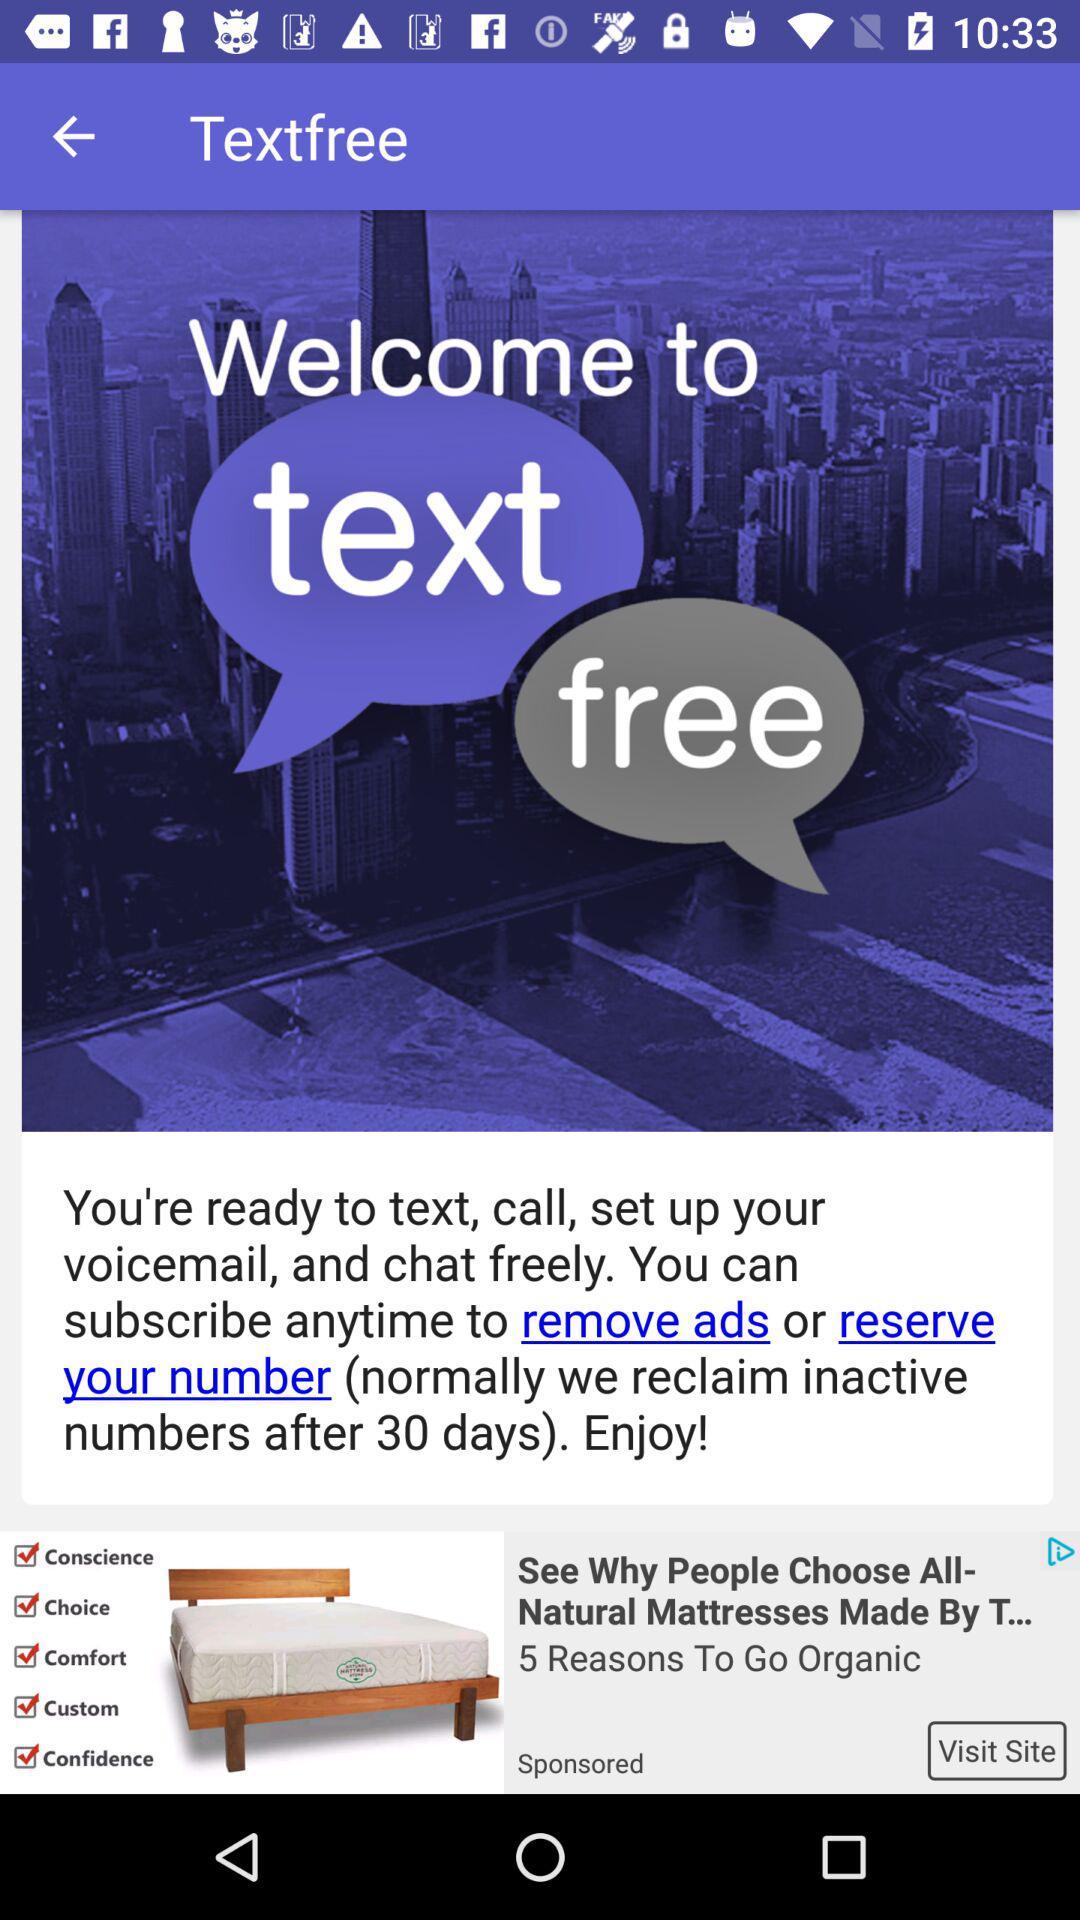 The image size is (1080, 1920). What do you see at coordinates (722, 1749) in the screenshot?
I see `item to the left of visit site app` at bounding box center [722, 1749].